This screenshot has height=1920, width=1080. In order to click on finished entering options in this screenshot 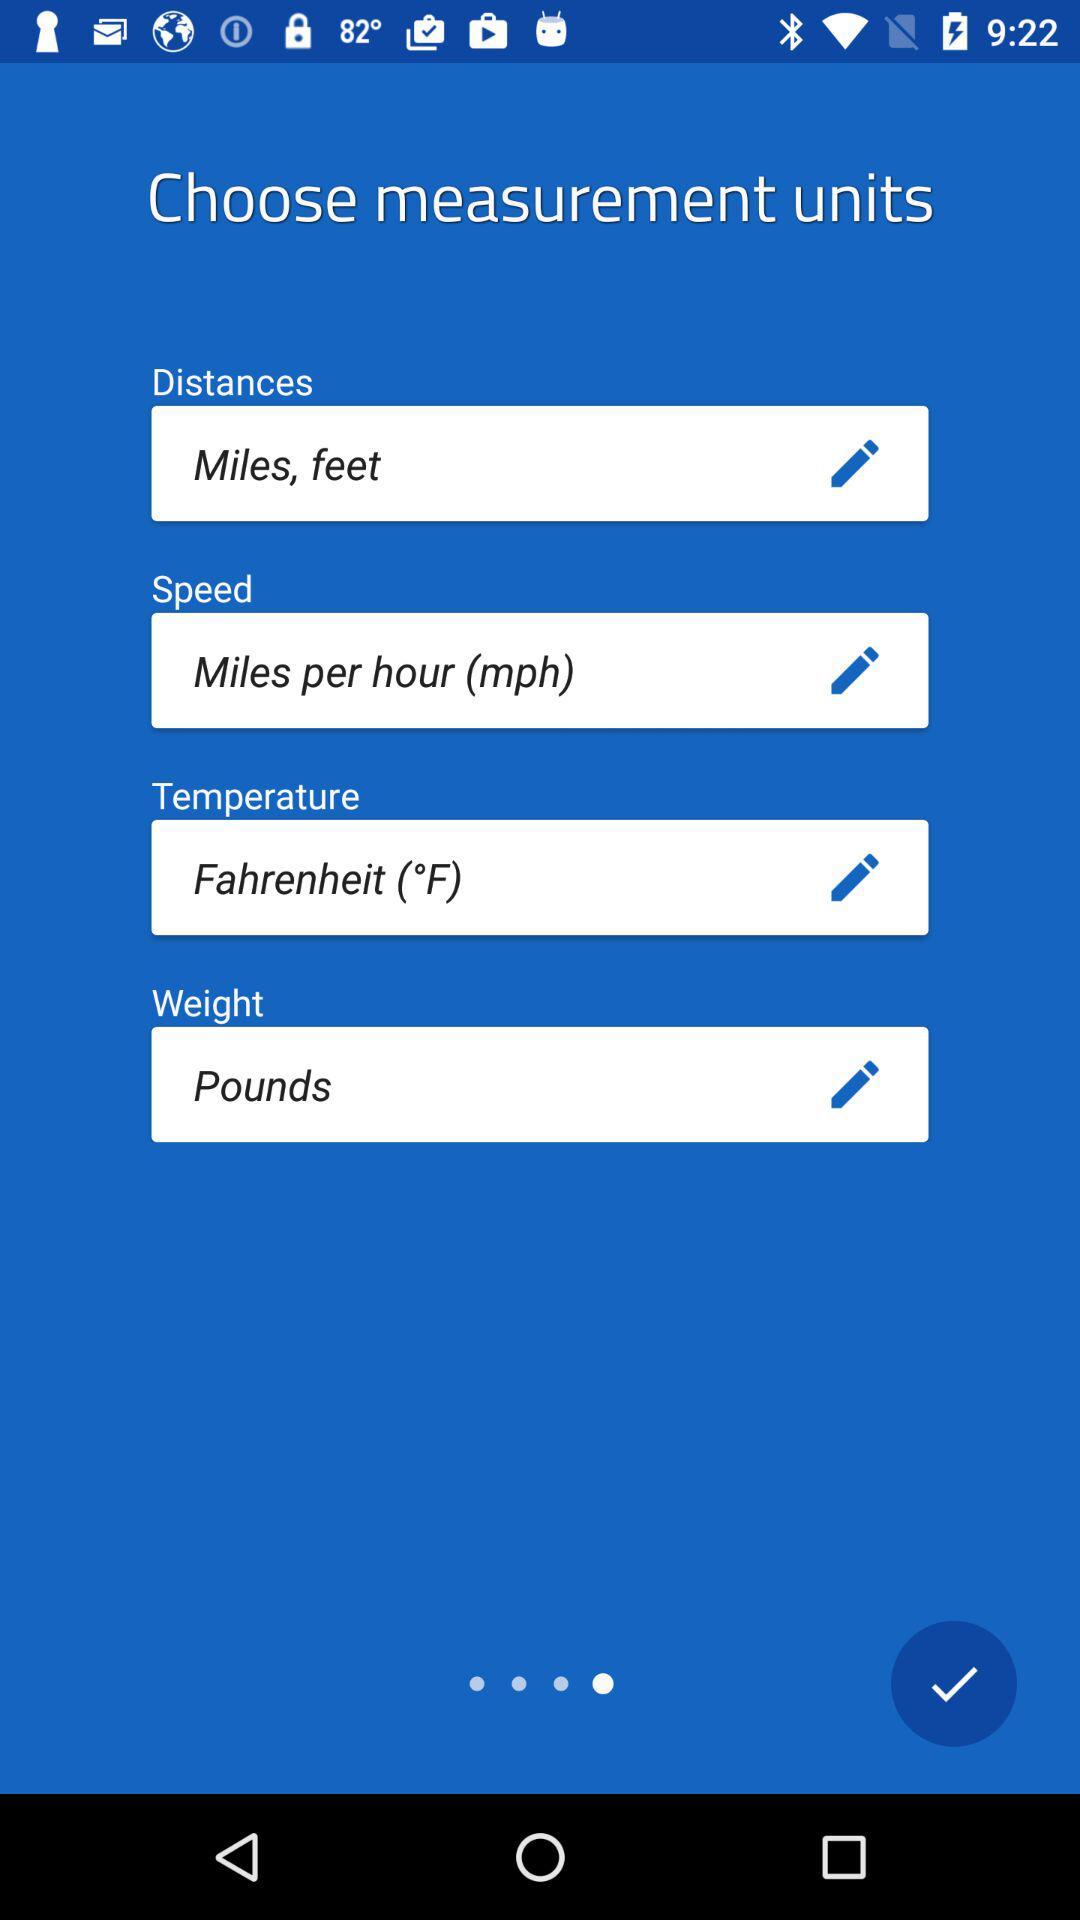, I will do `click(952, 1682)`.